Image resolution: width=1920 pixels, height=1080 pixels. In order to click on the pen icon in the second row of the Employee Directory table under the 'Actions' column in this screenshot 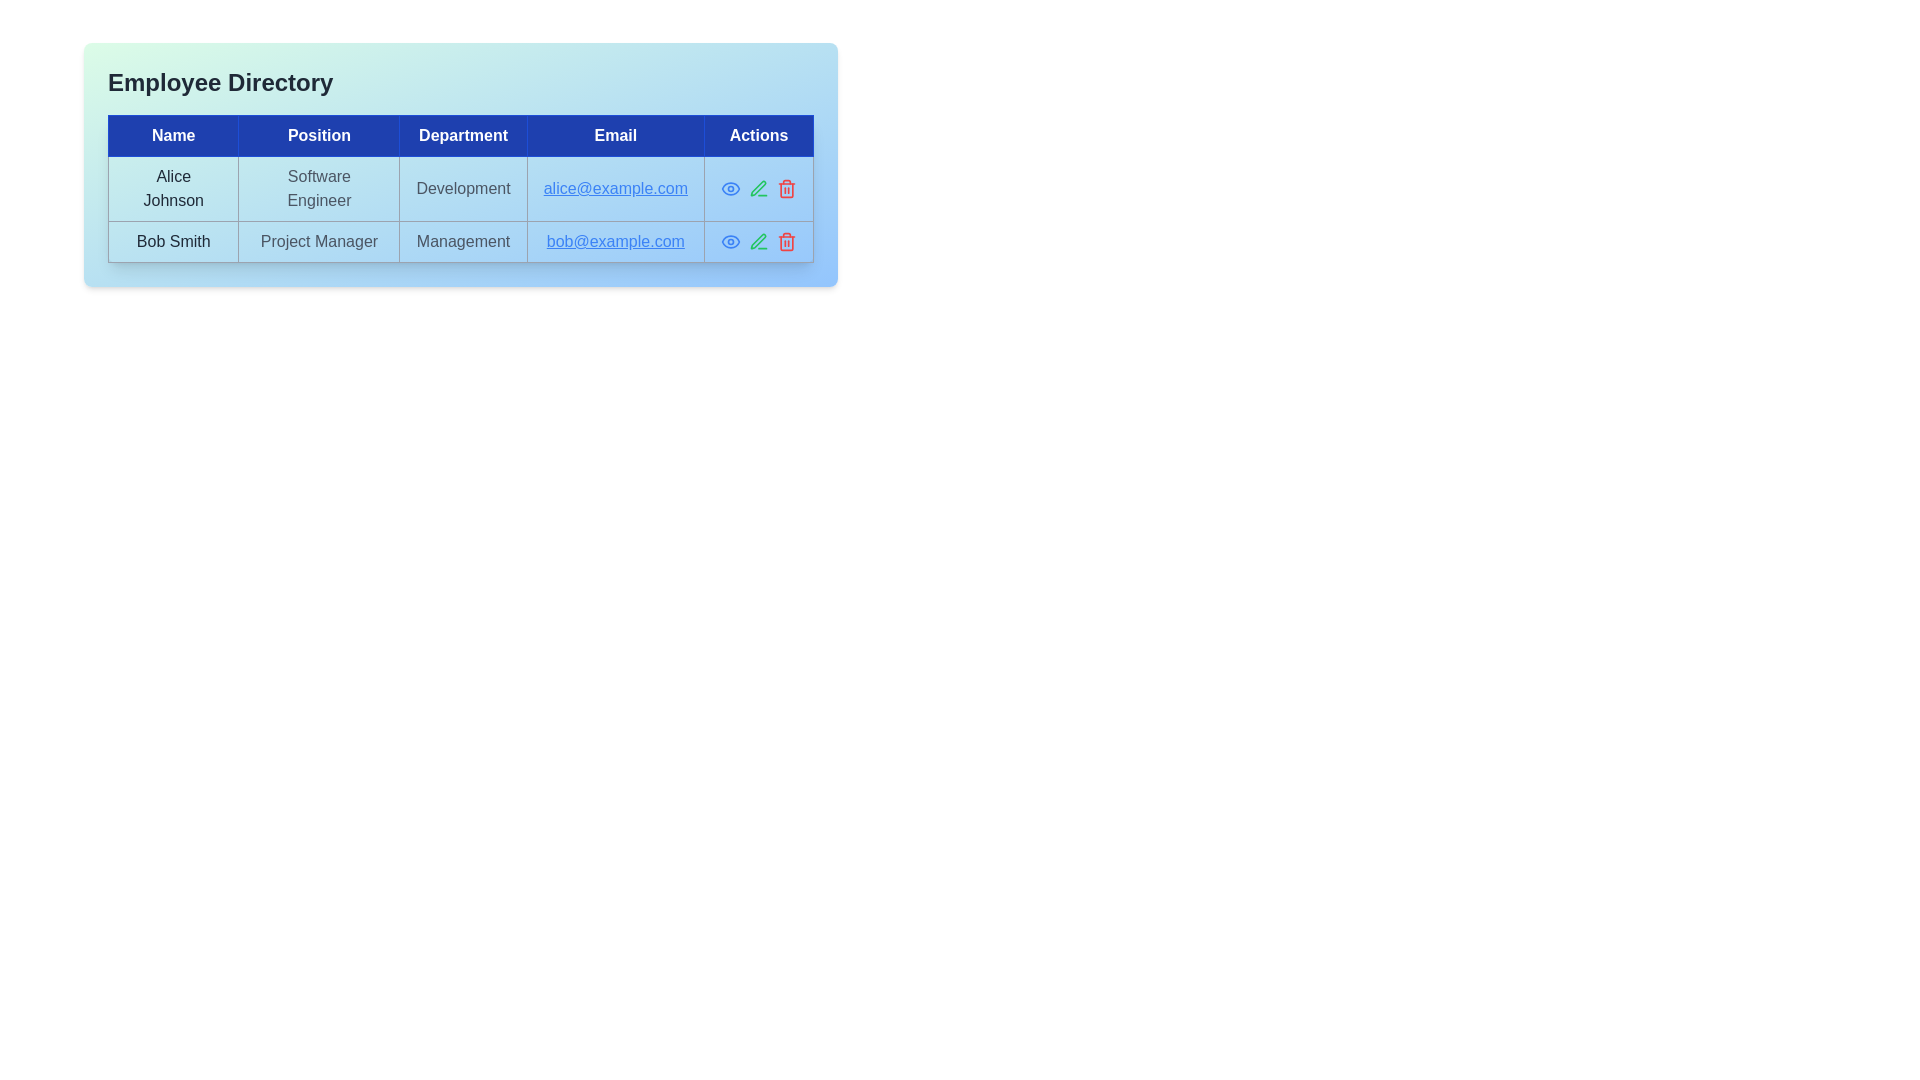, I will do `click(757, 241)`.